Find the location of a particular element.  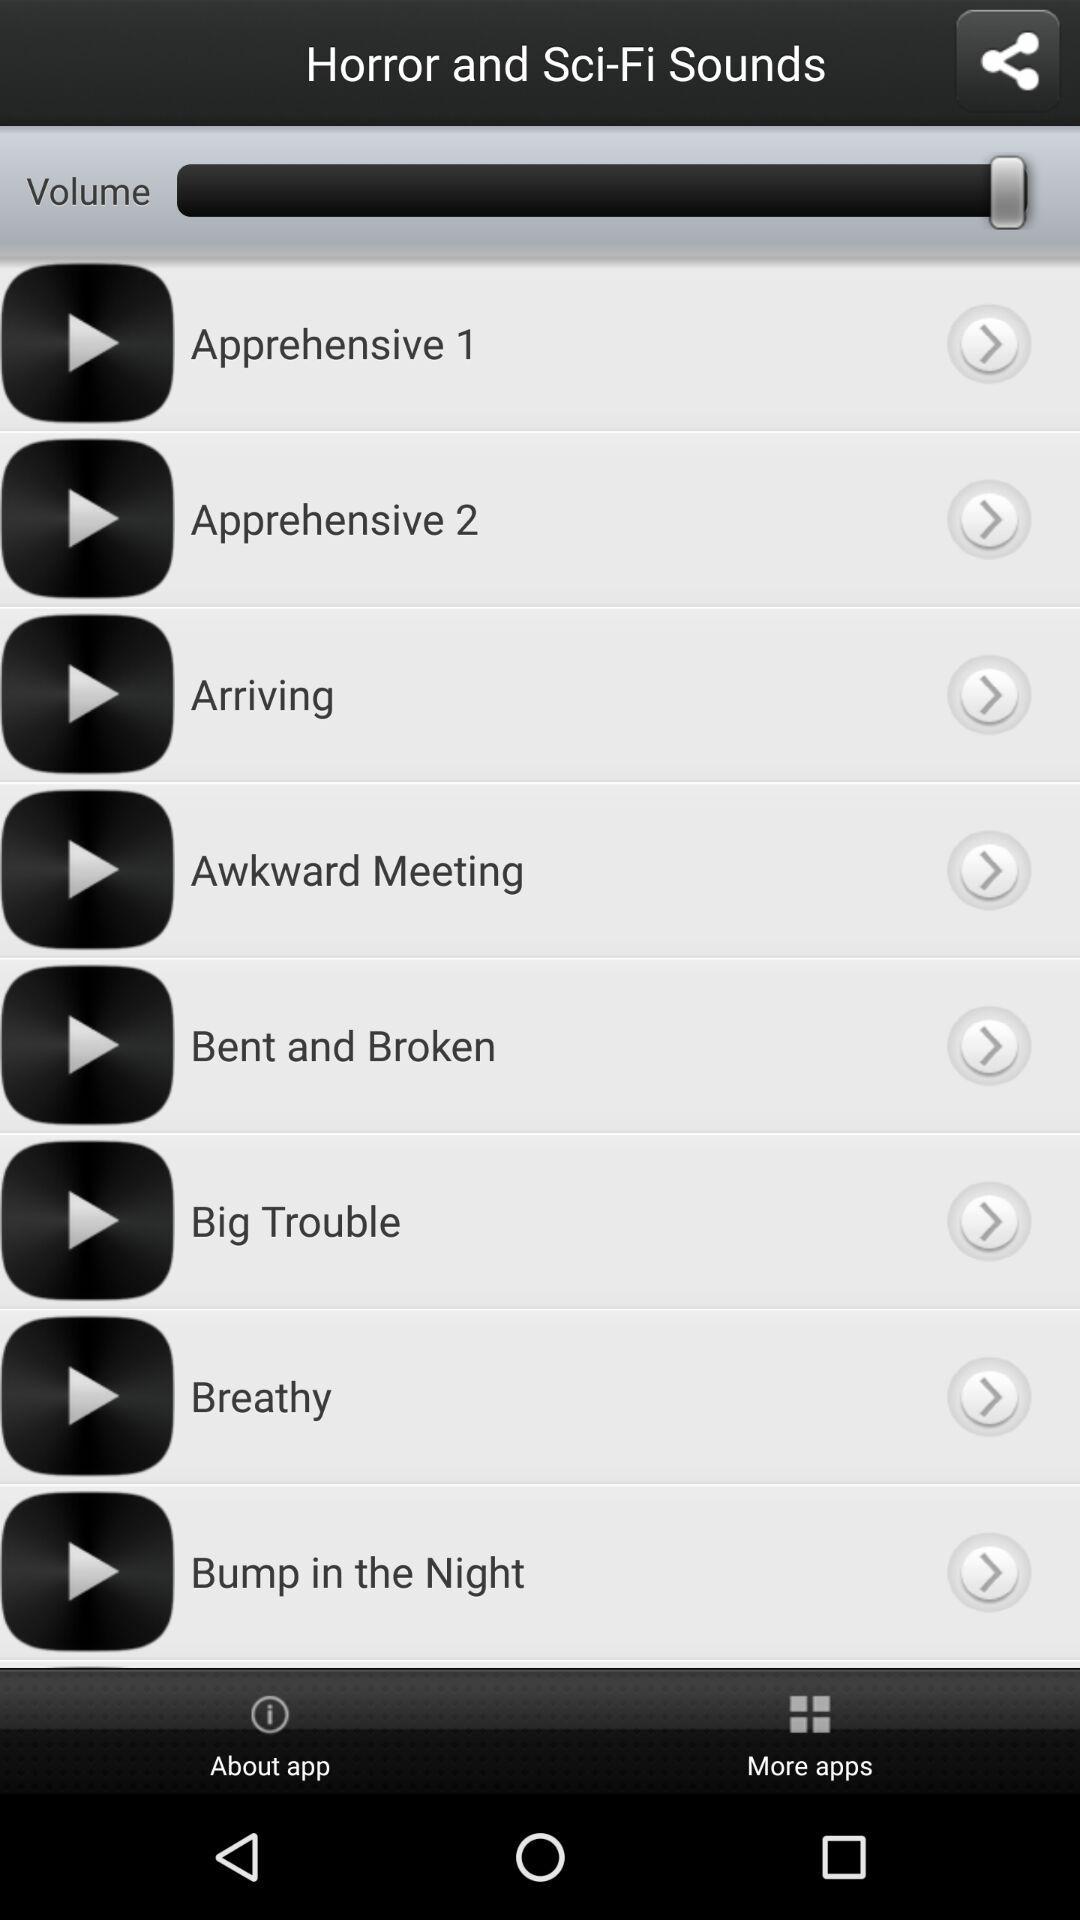

compartilhar artigo is located at coordinates (1007, 62).